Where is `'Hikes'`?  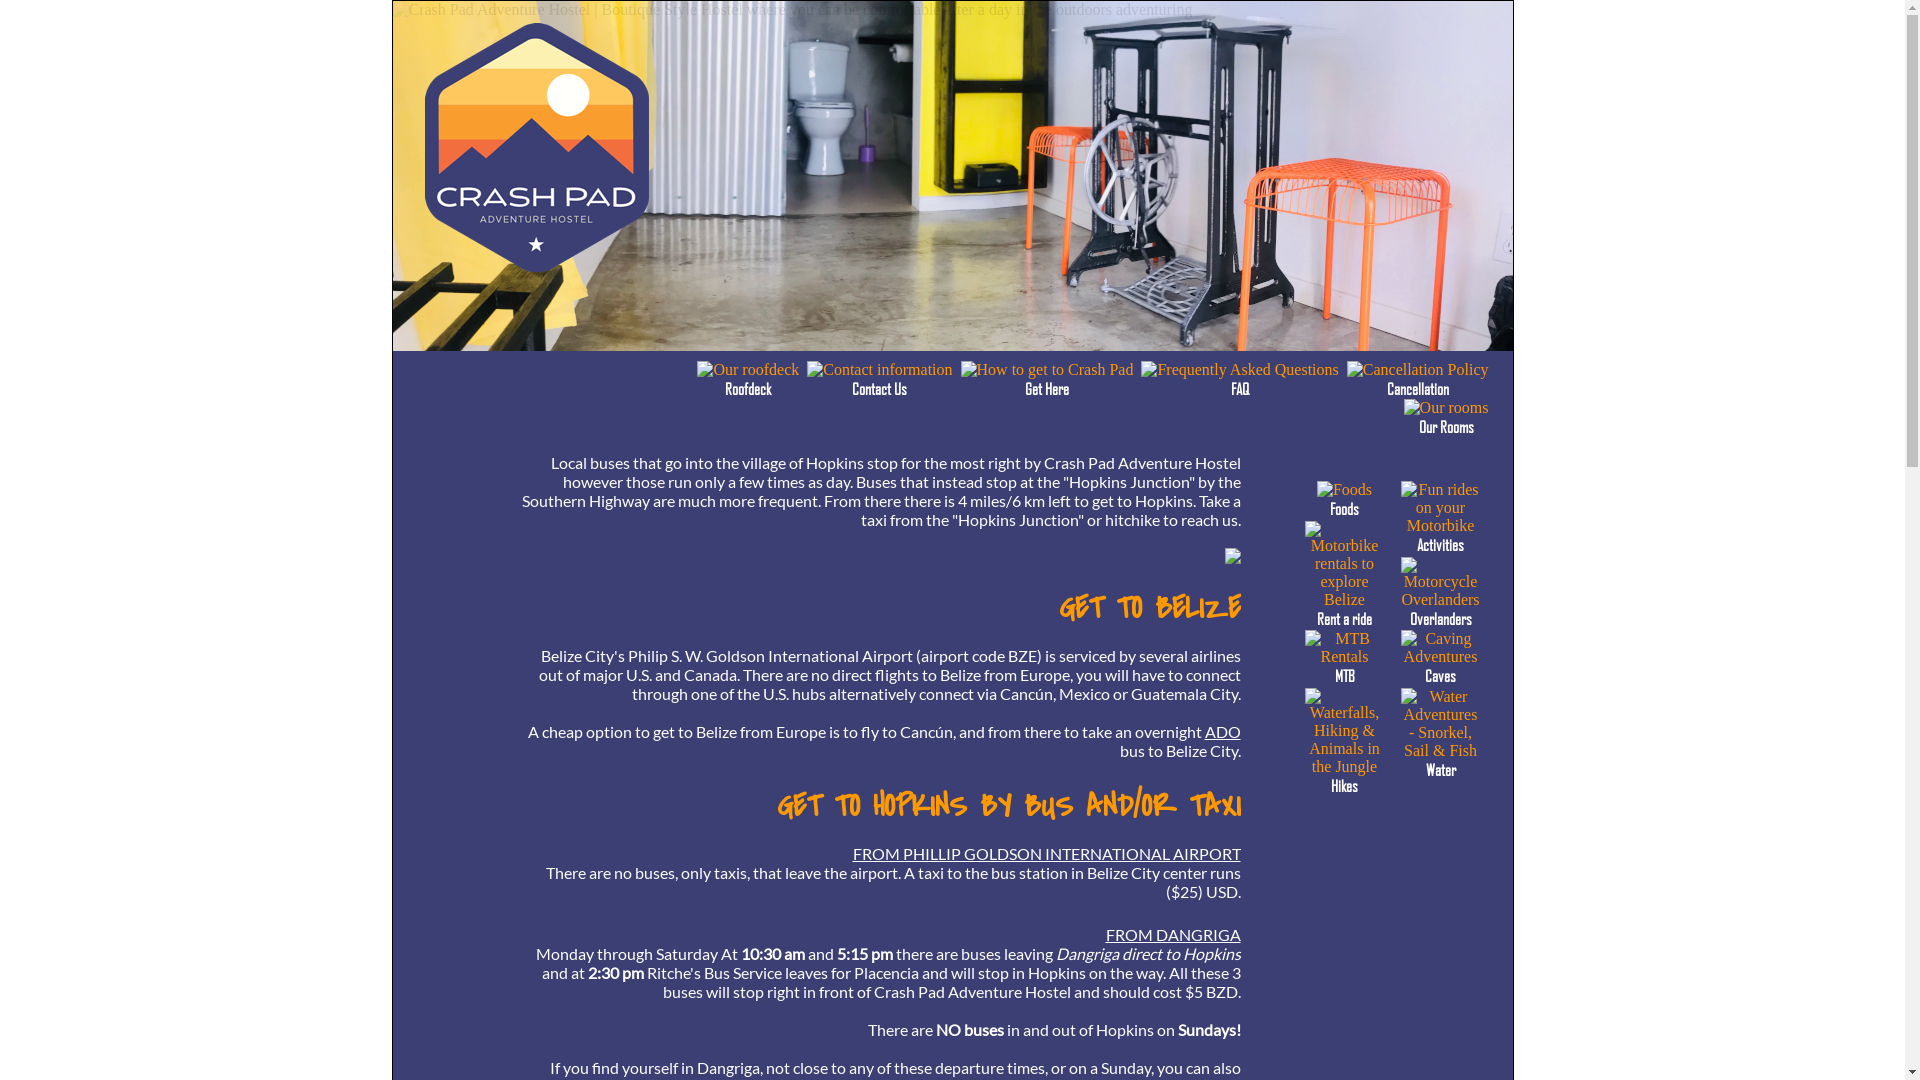 'Hikes' is located at coordinates (1344, 775).